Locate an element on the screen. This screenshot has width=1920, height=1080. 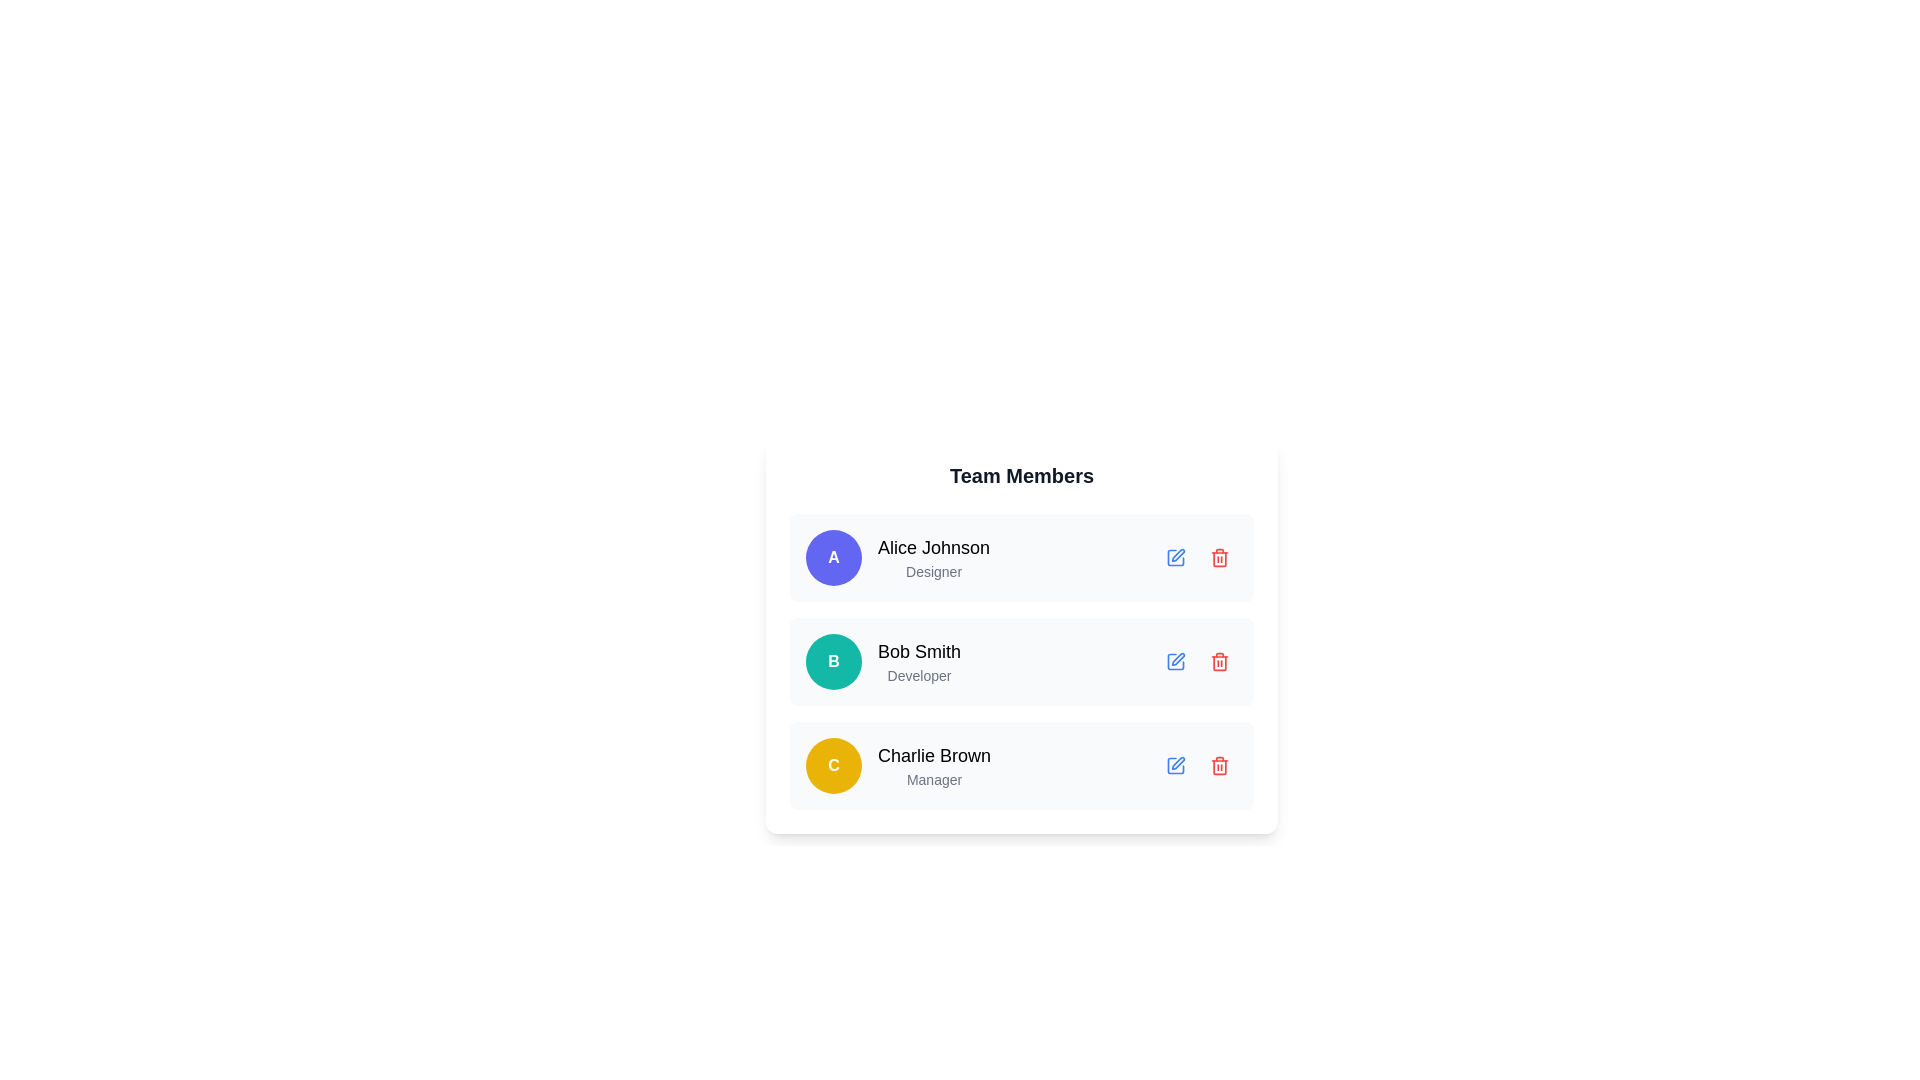
the edit icon button located in the second row of the 'Team Members' list, between 'Bob Smith' and the red trash icon to initiate an edit action is located at coordinates (1176, 662).